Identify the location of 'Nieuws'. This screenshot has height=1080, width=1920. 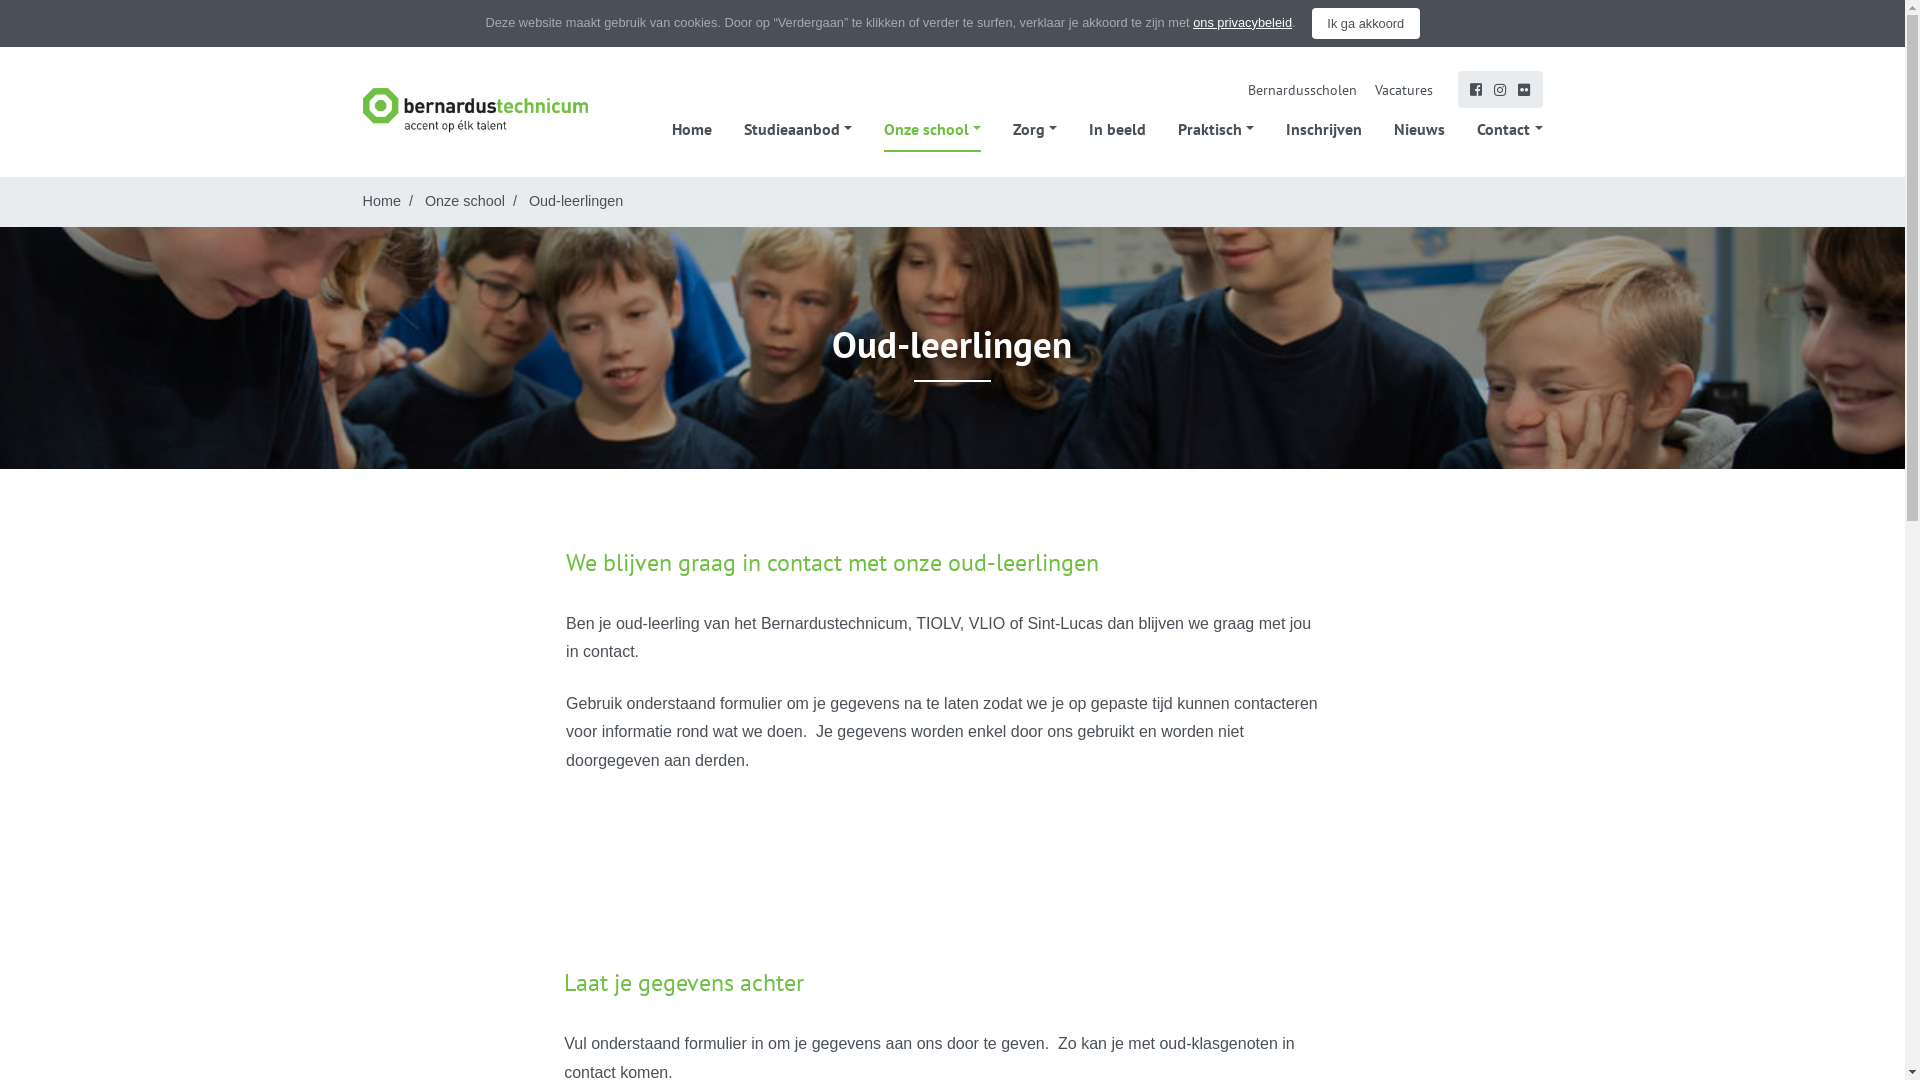
(1418, 128).